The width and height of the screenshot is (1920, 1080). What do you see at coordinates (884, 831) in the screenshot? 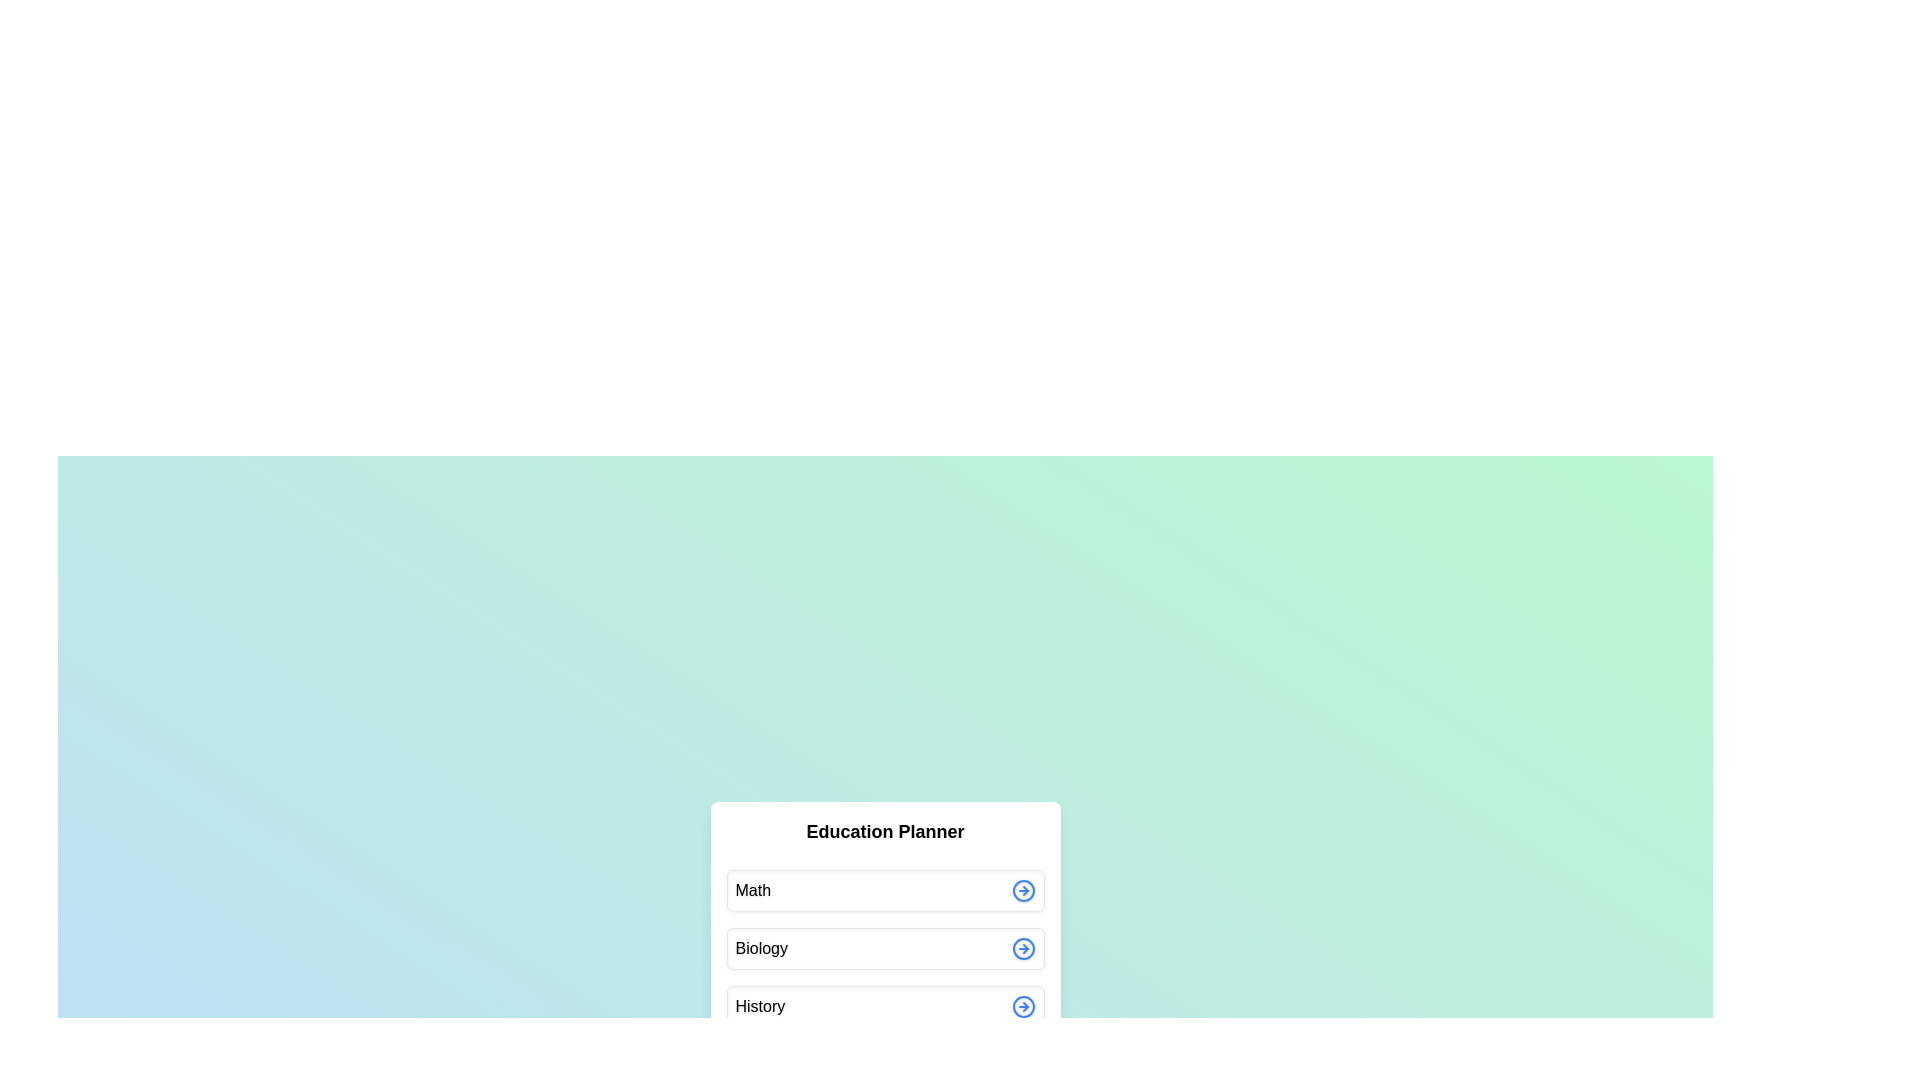
I see `the header text 'Education Planner'` at bounding box center [884, 831].